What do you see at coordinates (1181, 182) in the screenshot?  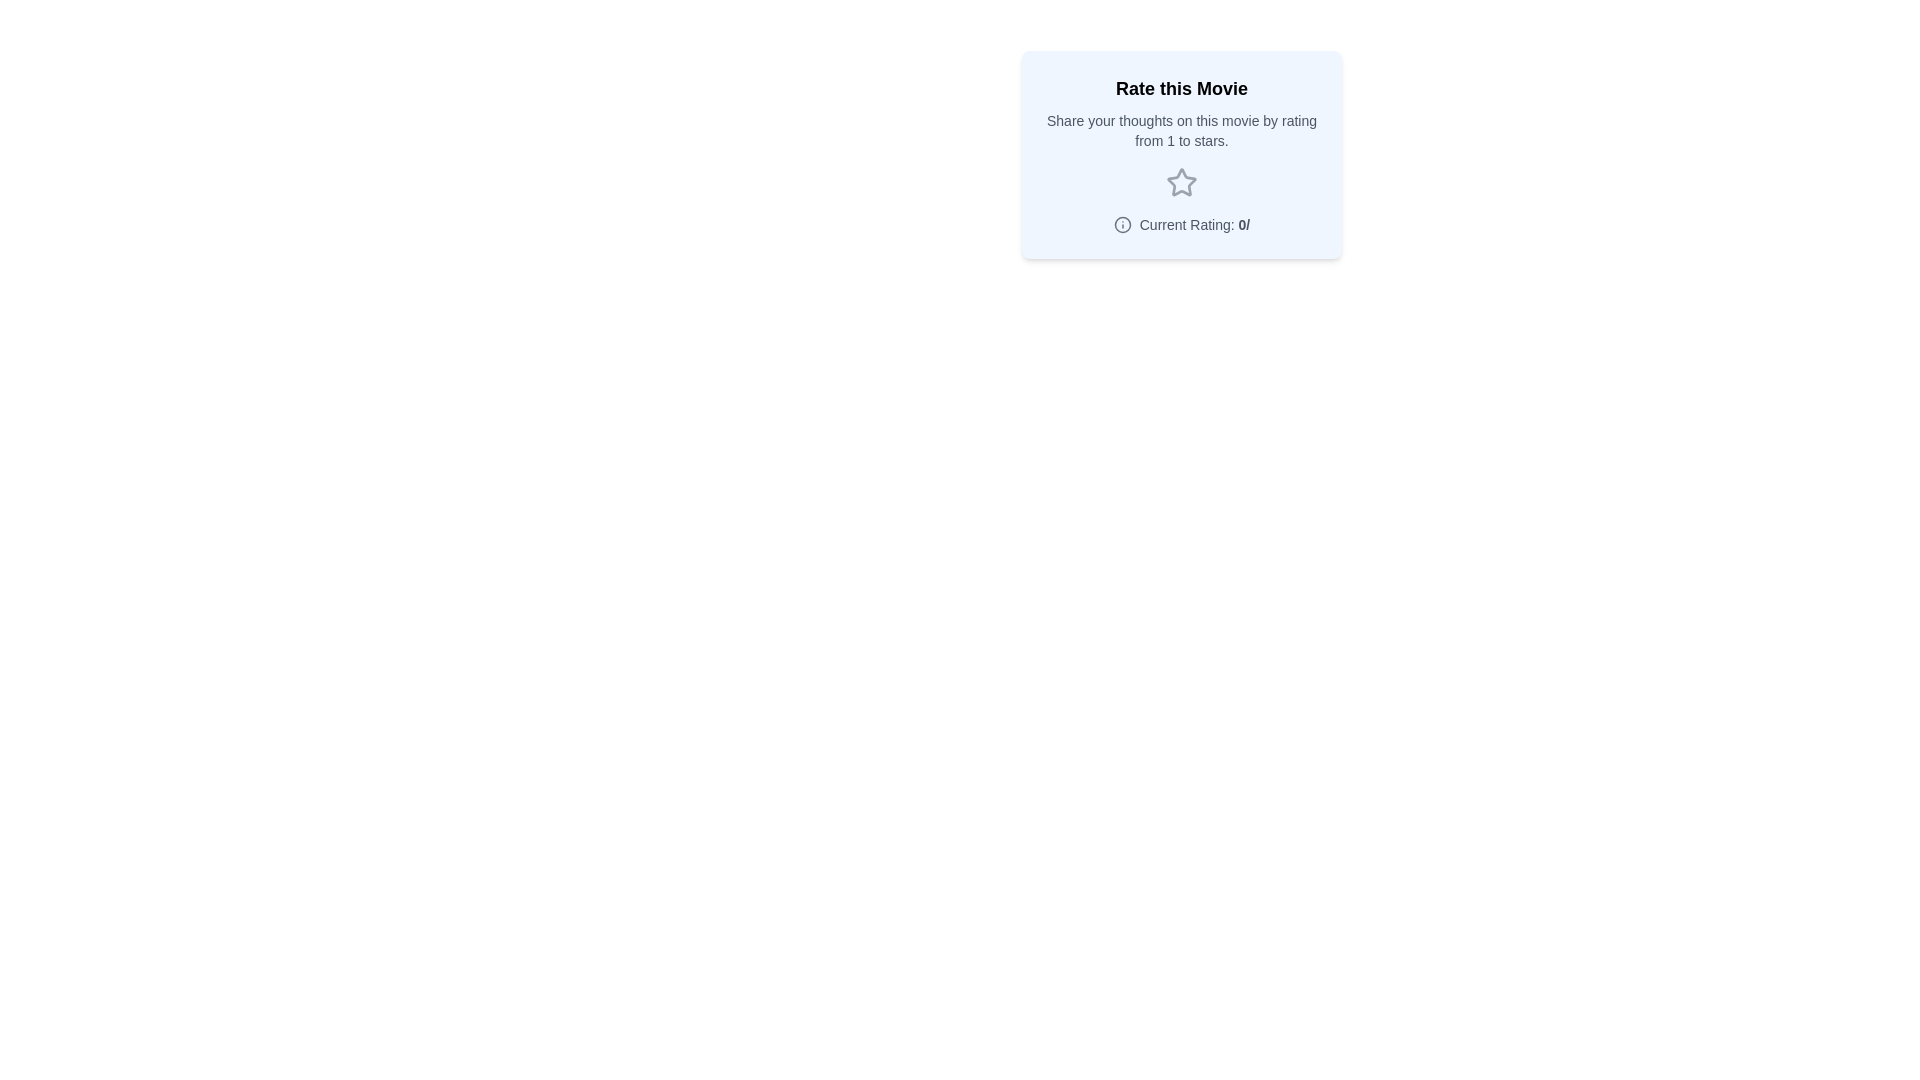 I see `the Star rating icon, which is part of the rating group located below the text 'Share your thoughts on this movie by rating from 1 to stars.'` at bounding box center [1181, 182].